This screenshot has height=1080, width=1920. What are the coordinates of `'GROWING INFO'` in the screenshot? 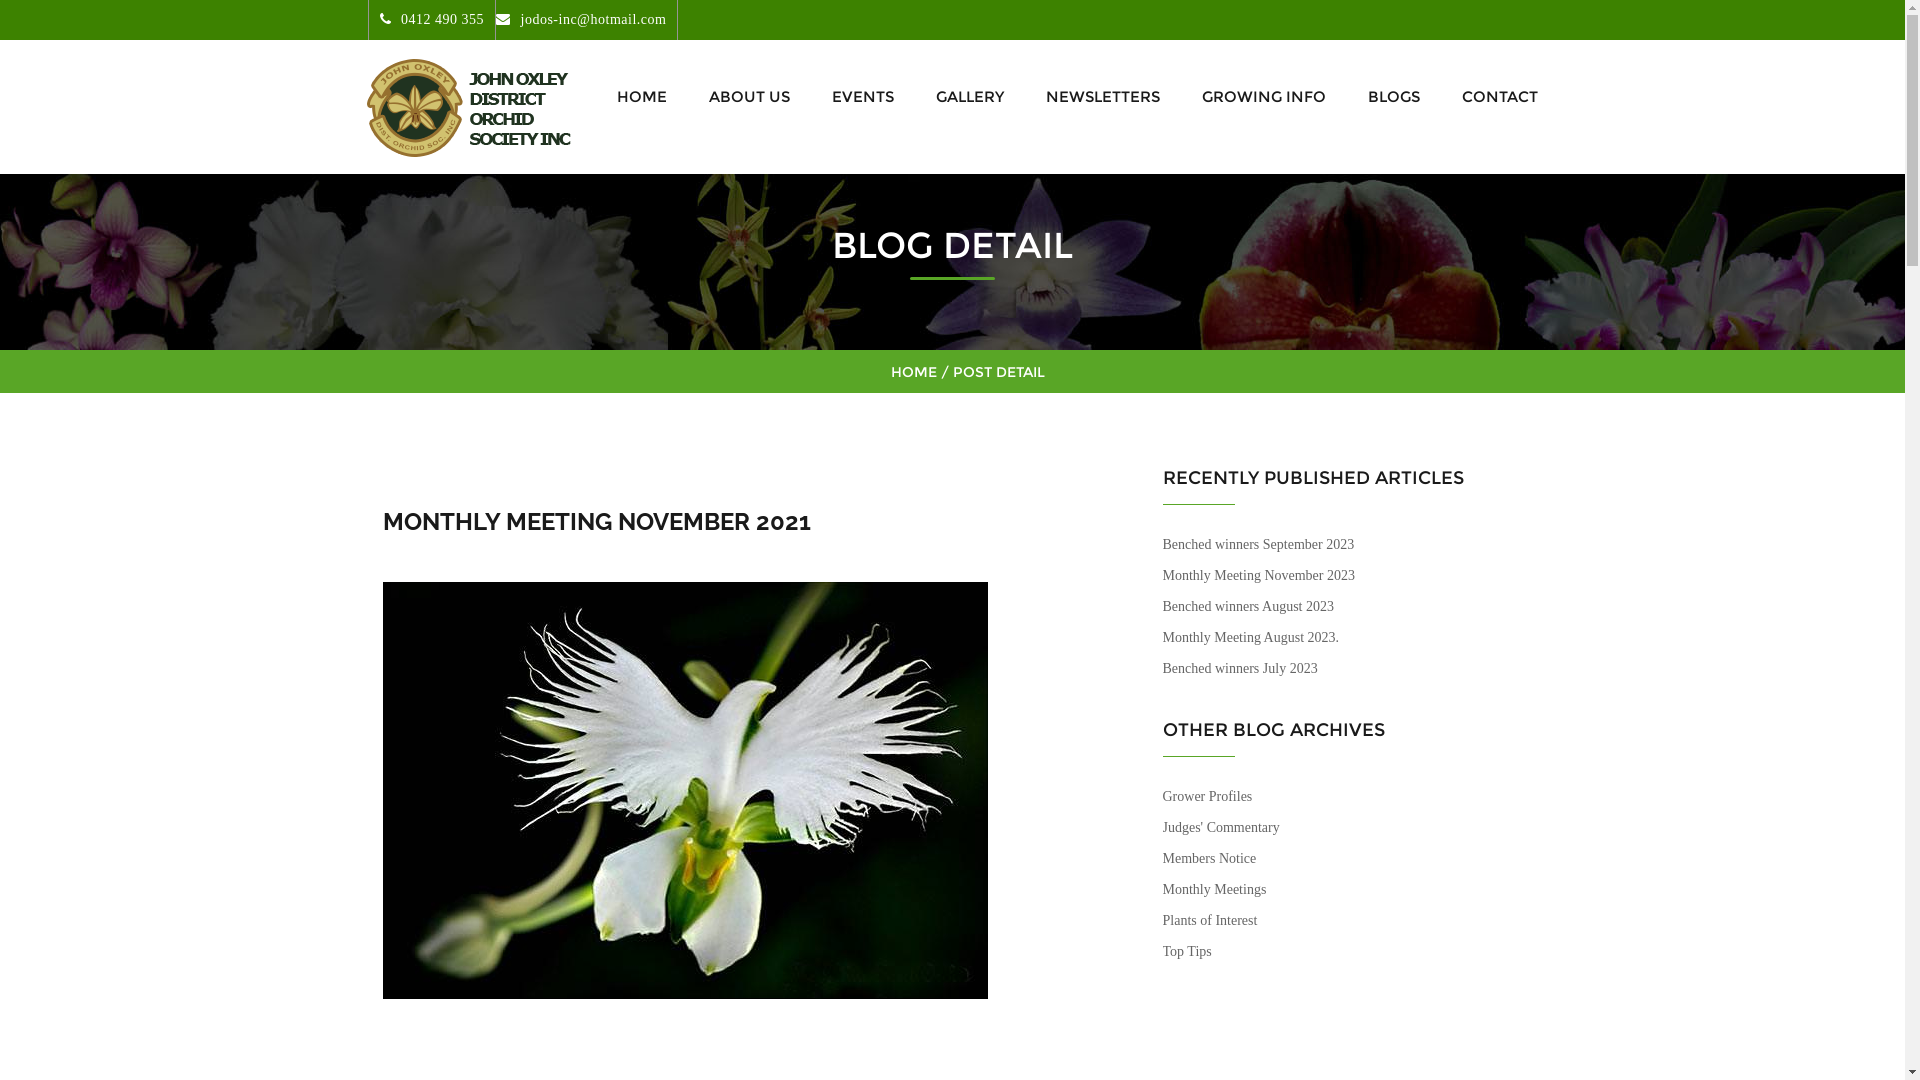 It's located at (1262, 96).